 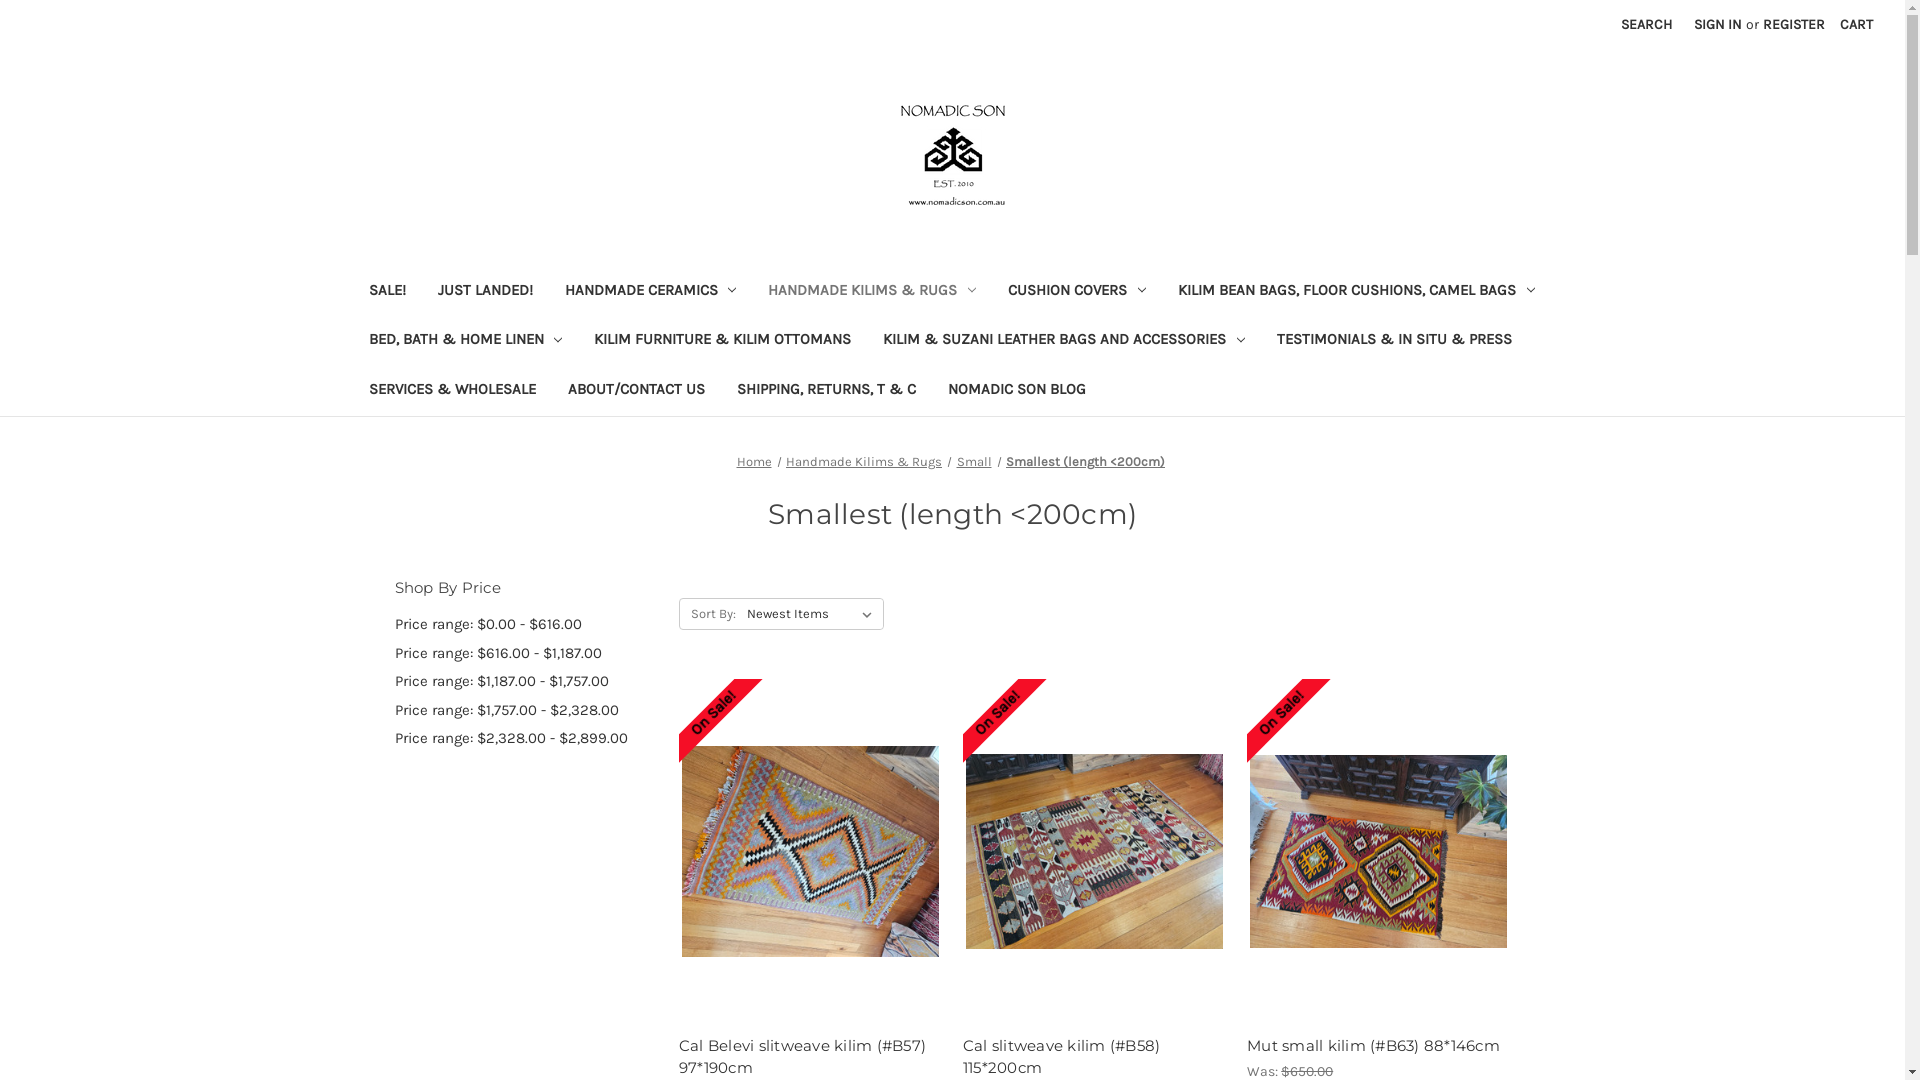 I want to click on 'CUSHION COVERS', so click(x=1075, y=292).